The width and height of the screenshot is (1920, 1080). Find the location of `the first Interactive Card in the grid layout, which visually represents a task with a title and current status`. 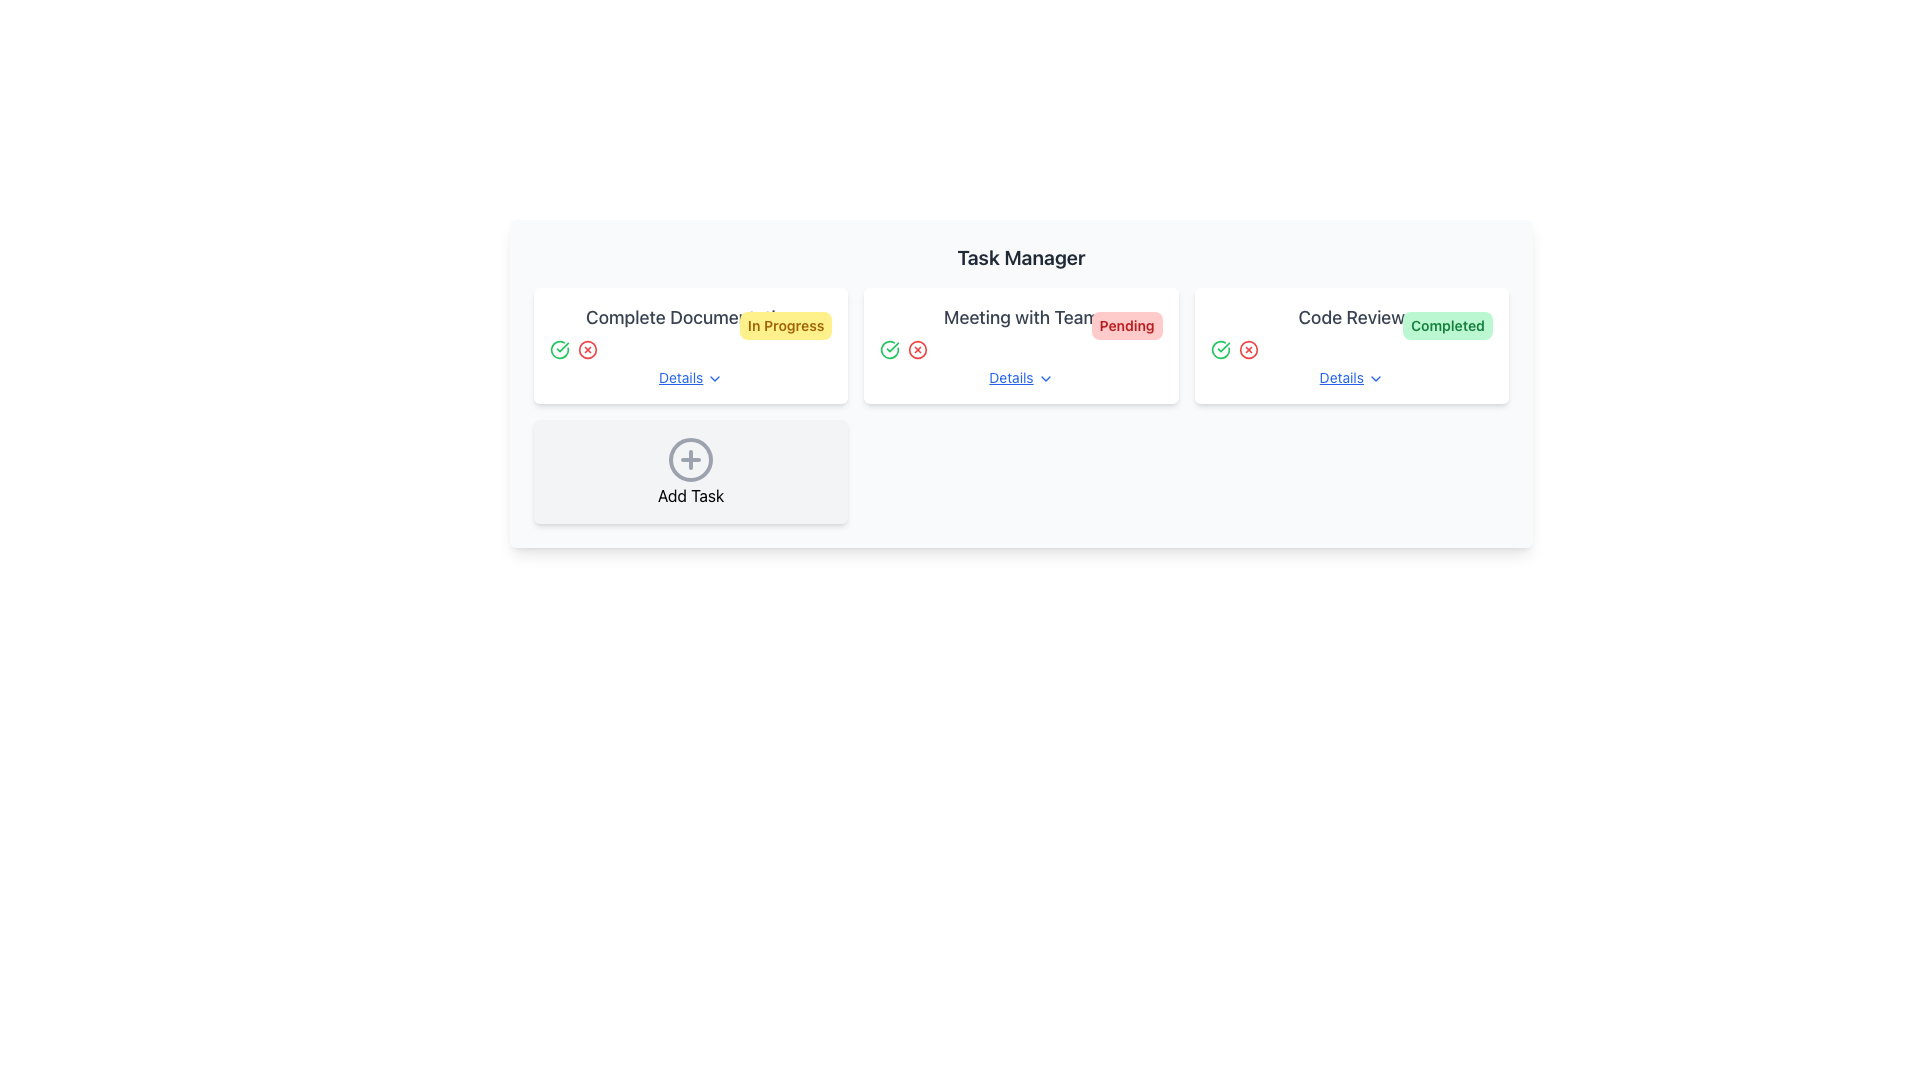

the first Interactive Card in the grid layout, which visually represents a task with a title and current status is located at coordinates (691, 345).